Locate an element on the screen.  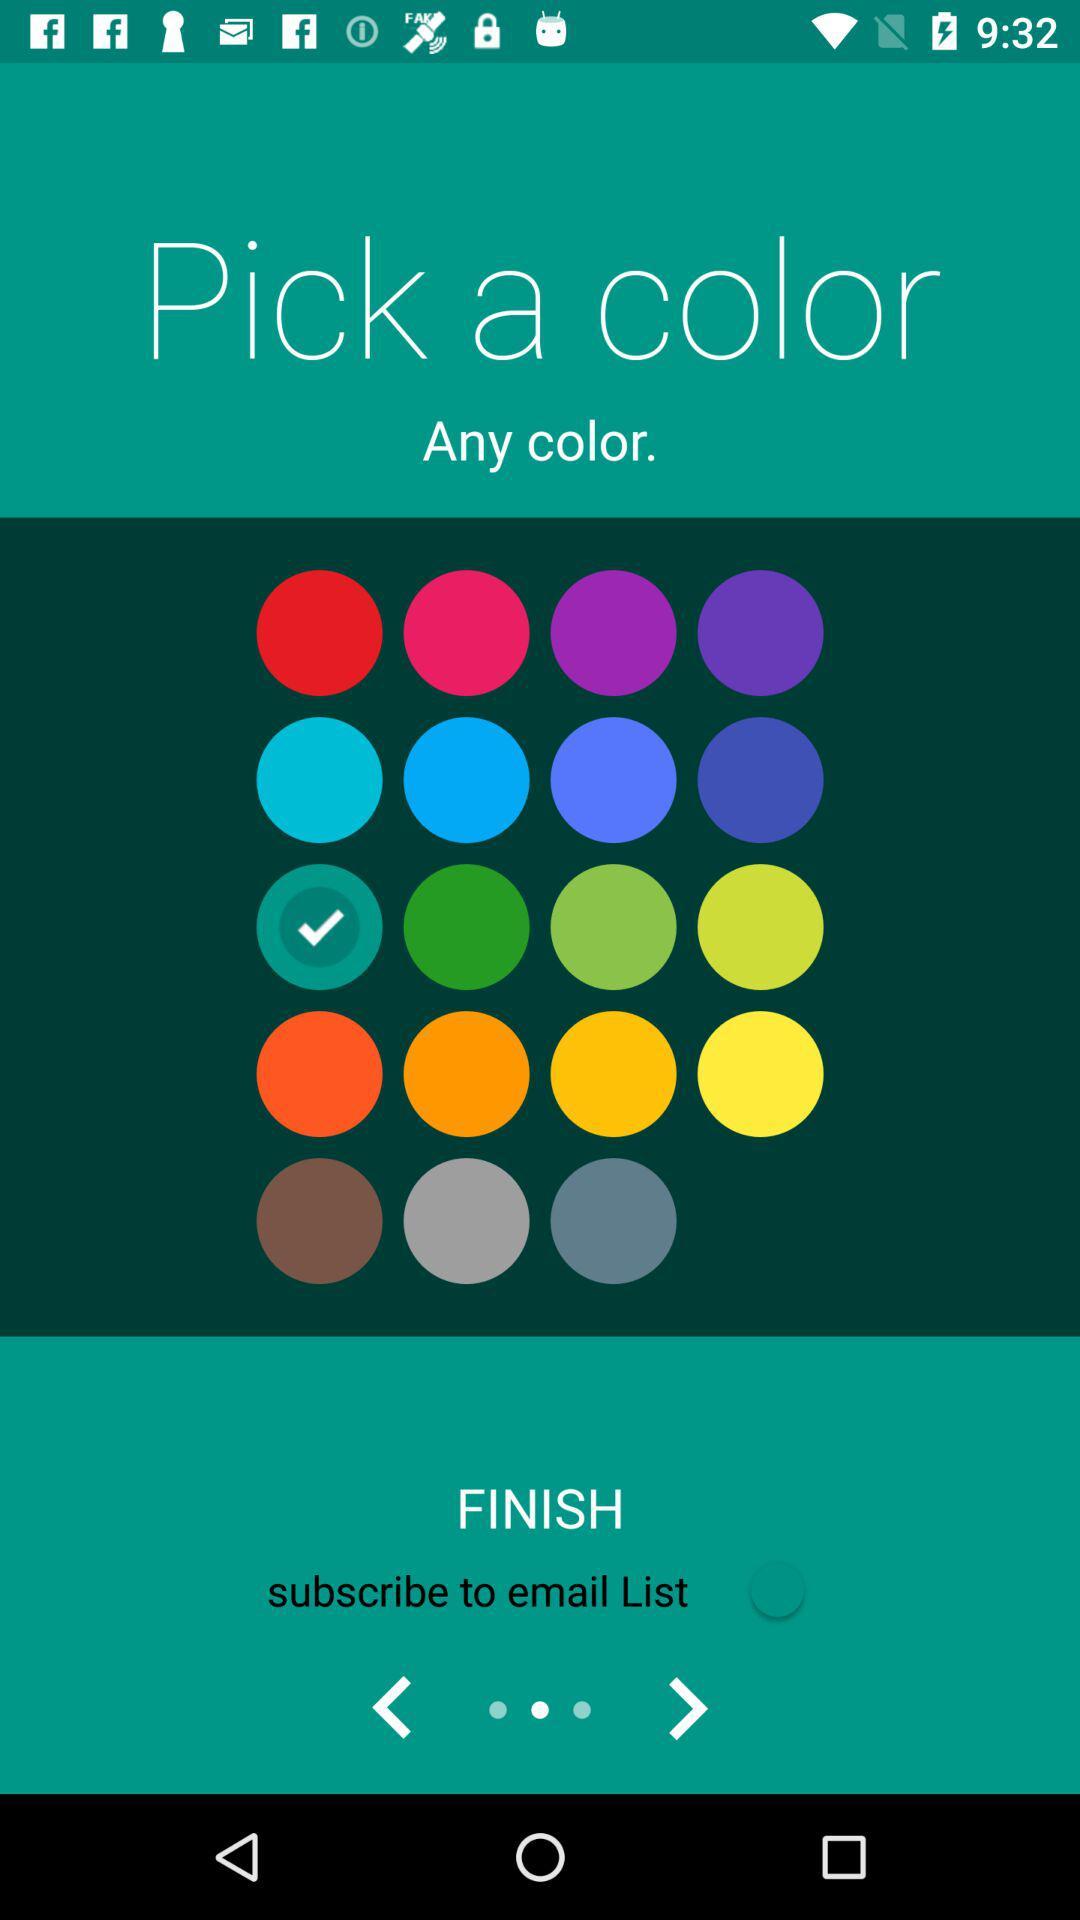
go back is located at coordinates (393, 1708).